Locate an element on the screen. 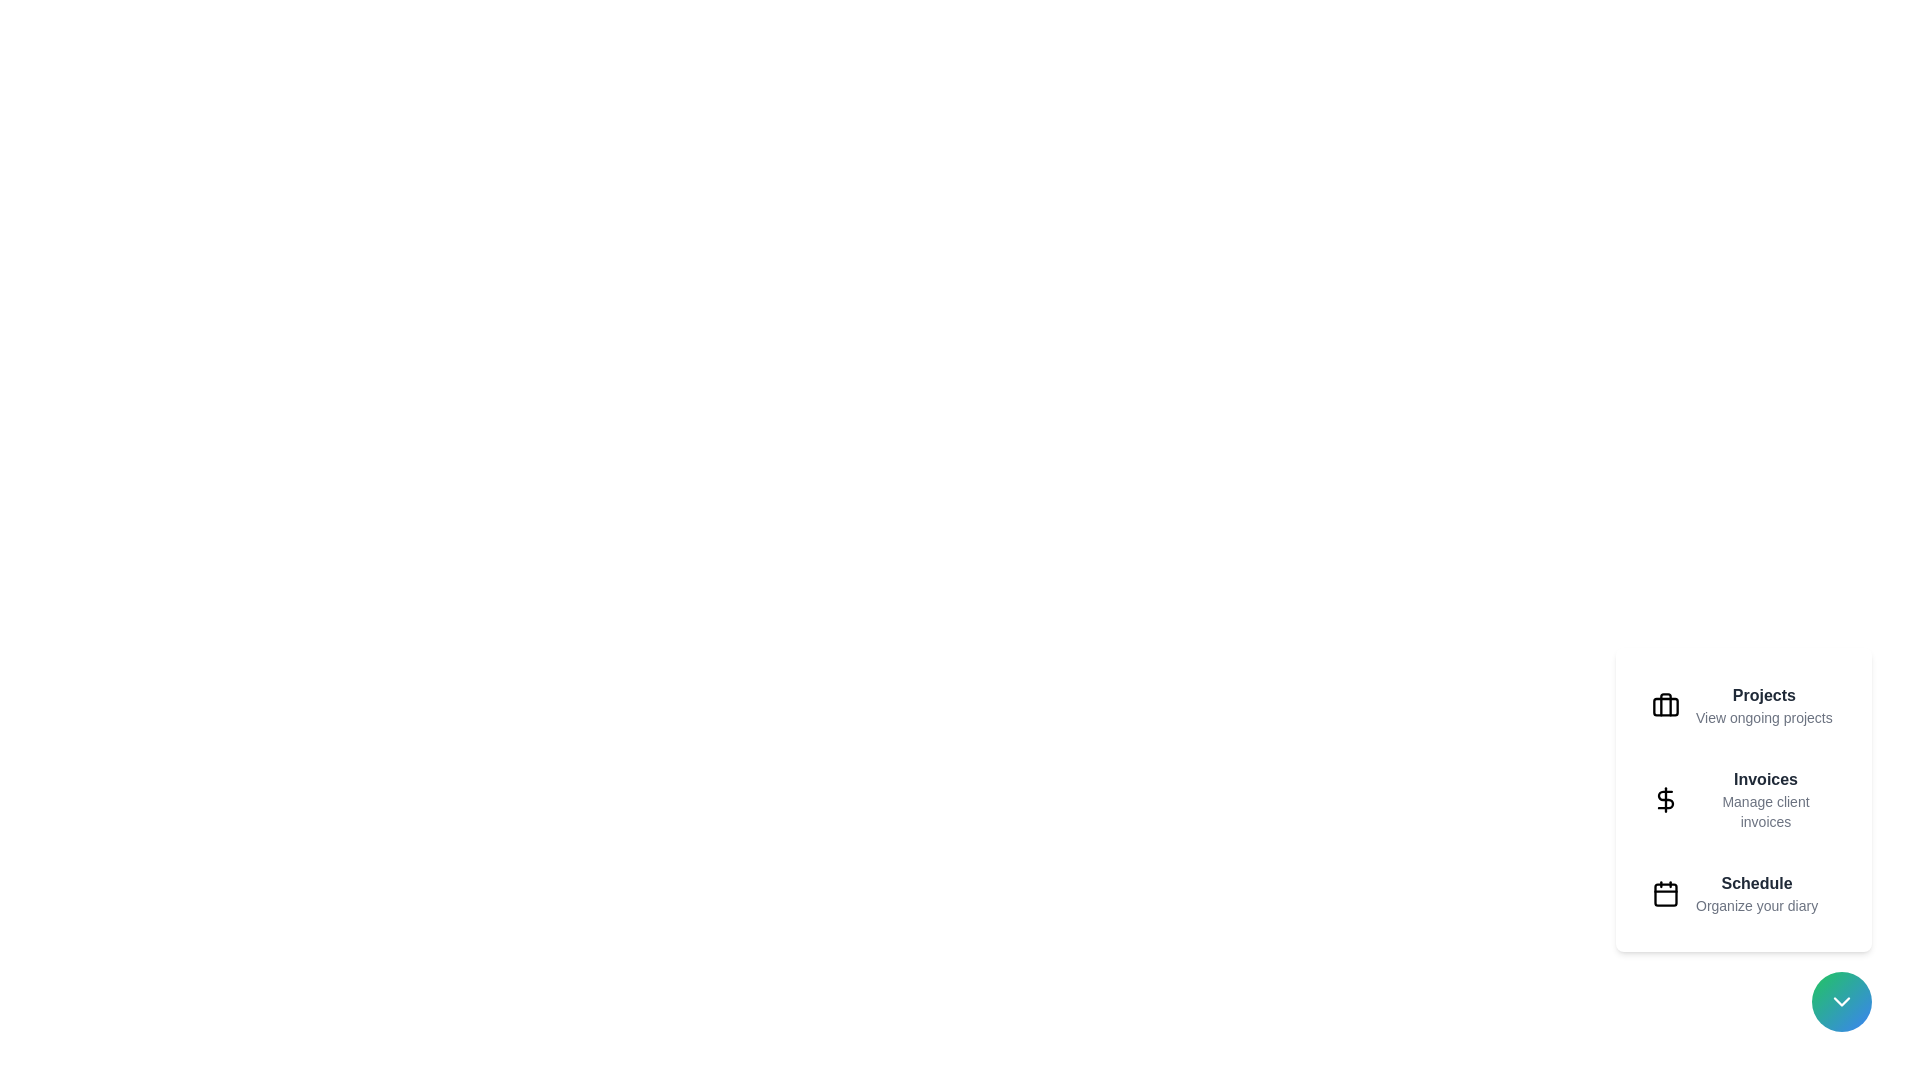 Image resolution: width=1920 pixels, height=1080 pixels. the menu item Projects to highlight it is located at coordinates (1742, 704).